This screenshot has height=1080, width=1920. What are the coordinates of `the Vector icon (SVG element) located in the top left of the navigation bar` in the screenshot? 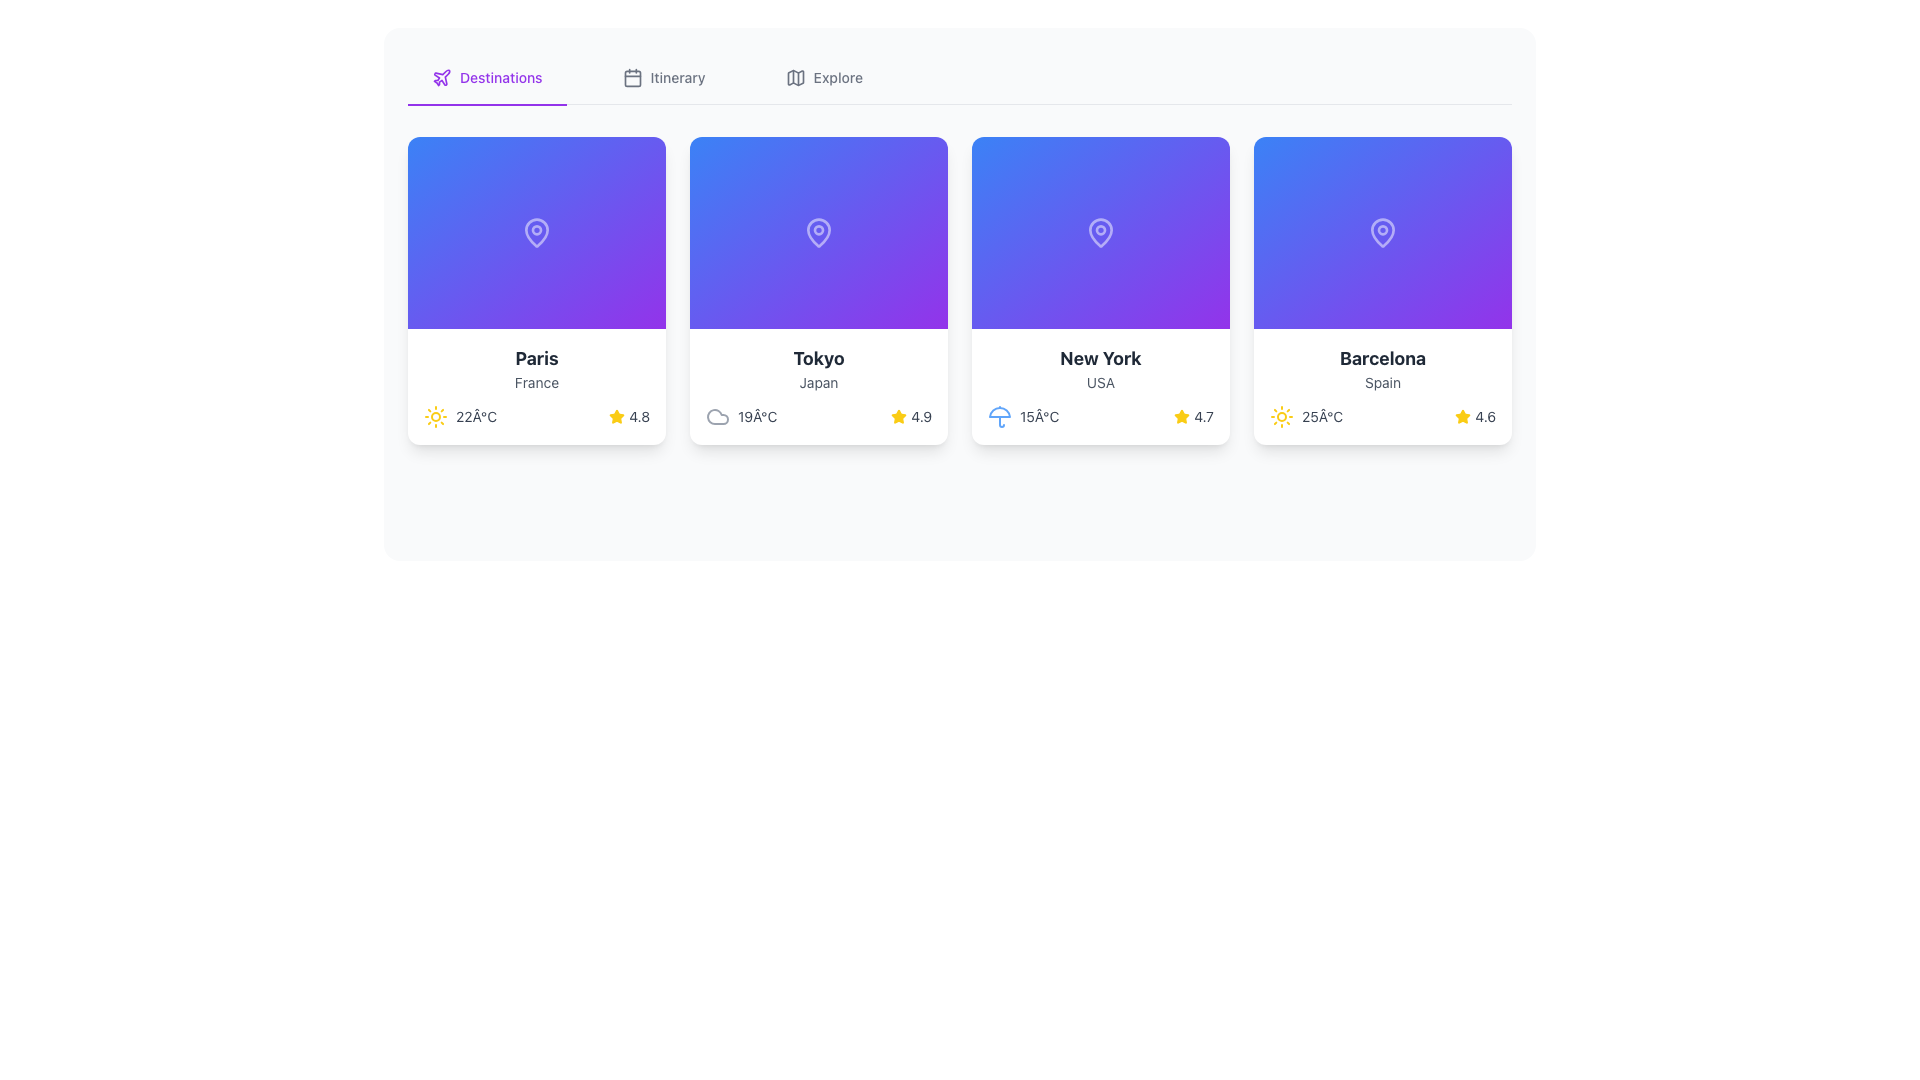 It's located at (794, 76).